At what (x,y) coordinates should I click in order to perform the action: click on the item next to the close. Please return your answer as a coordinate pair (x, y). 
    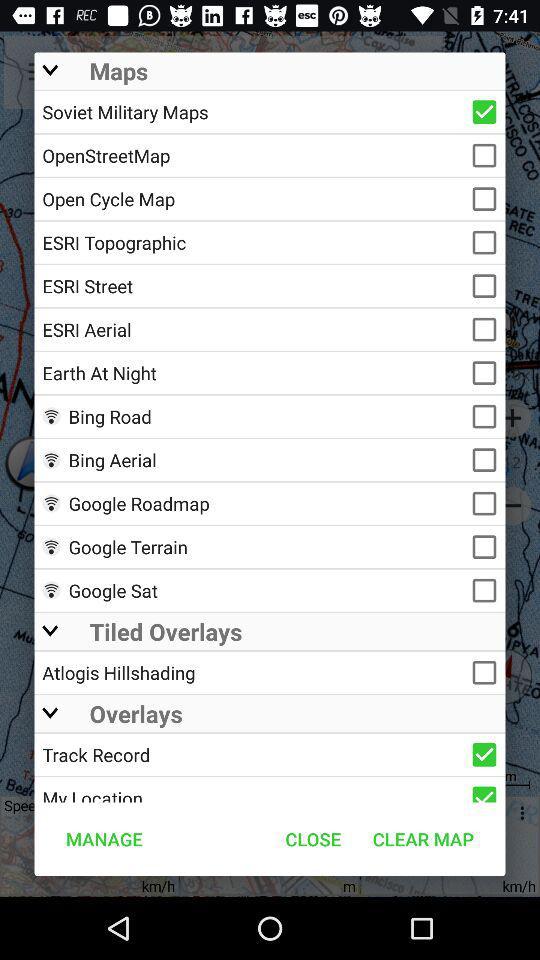
    Looking at the image, I should click on (422, 839).